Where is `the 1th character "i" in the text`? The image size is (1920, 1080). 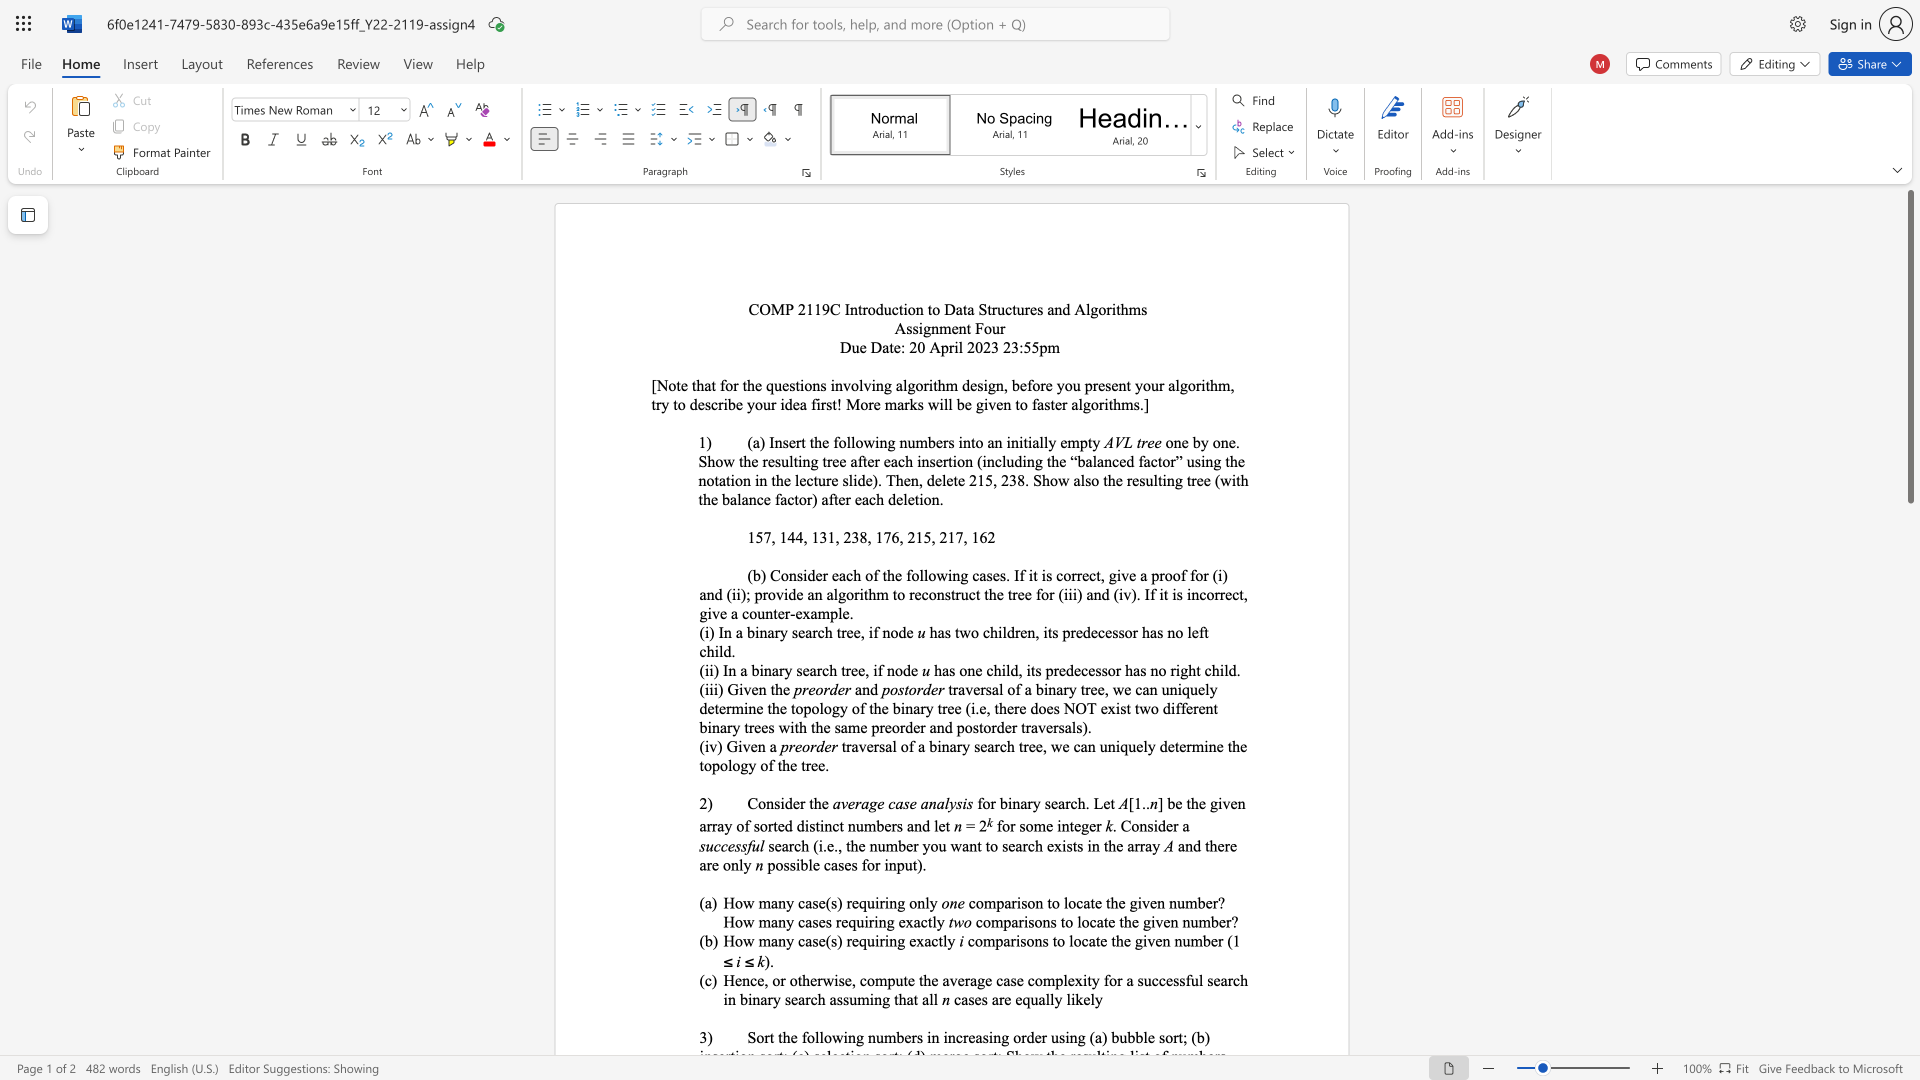 the 1th character "i" in the text is located at coordinates (1010, 802).